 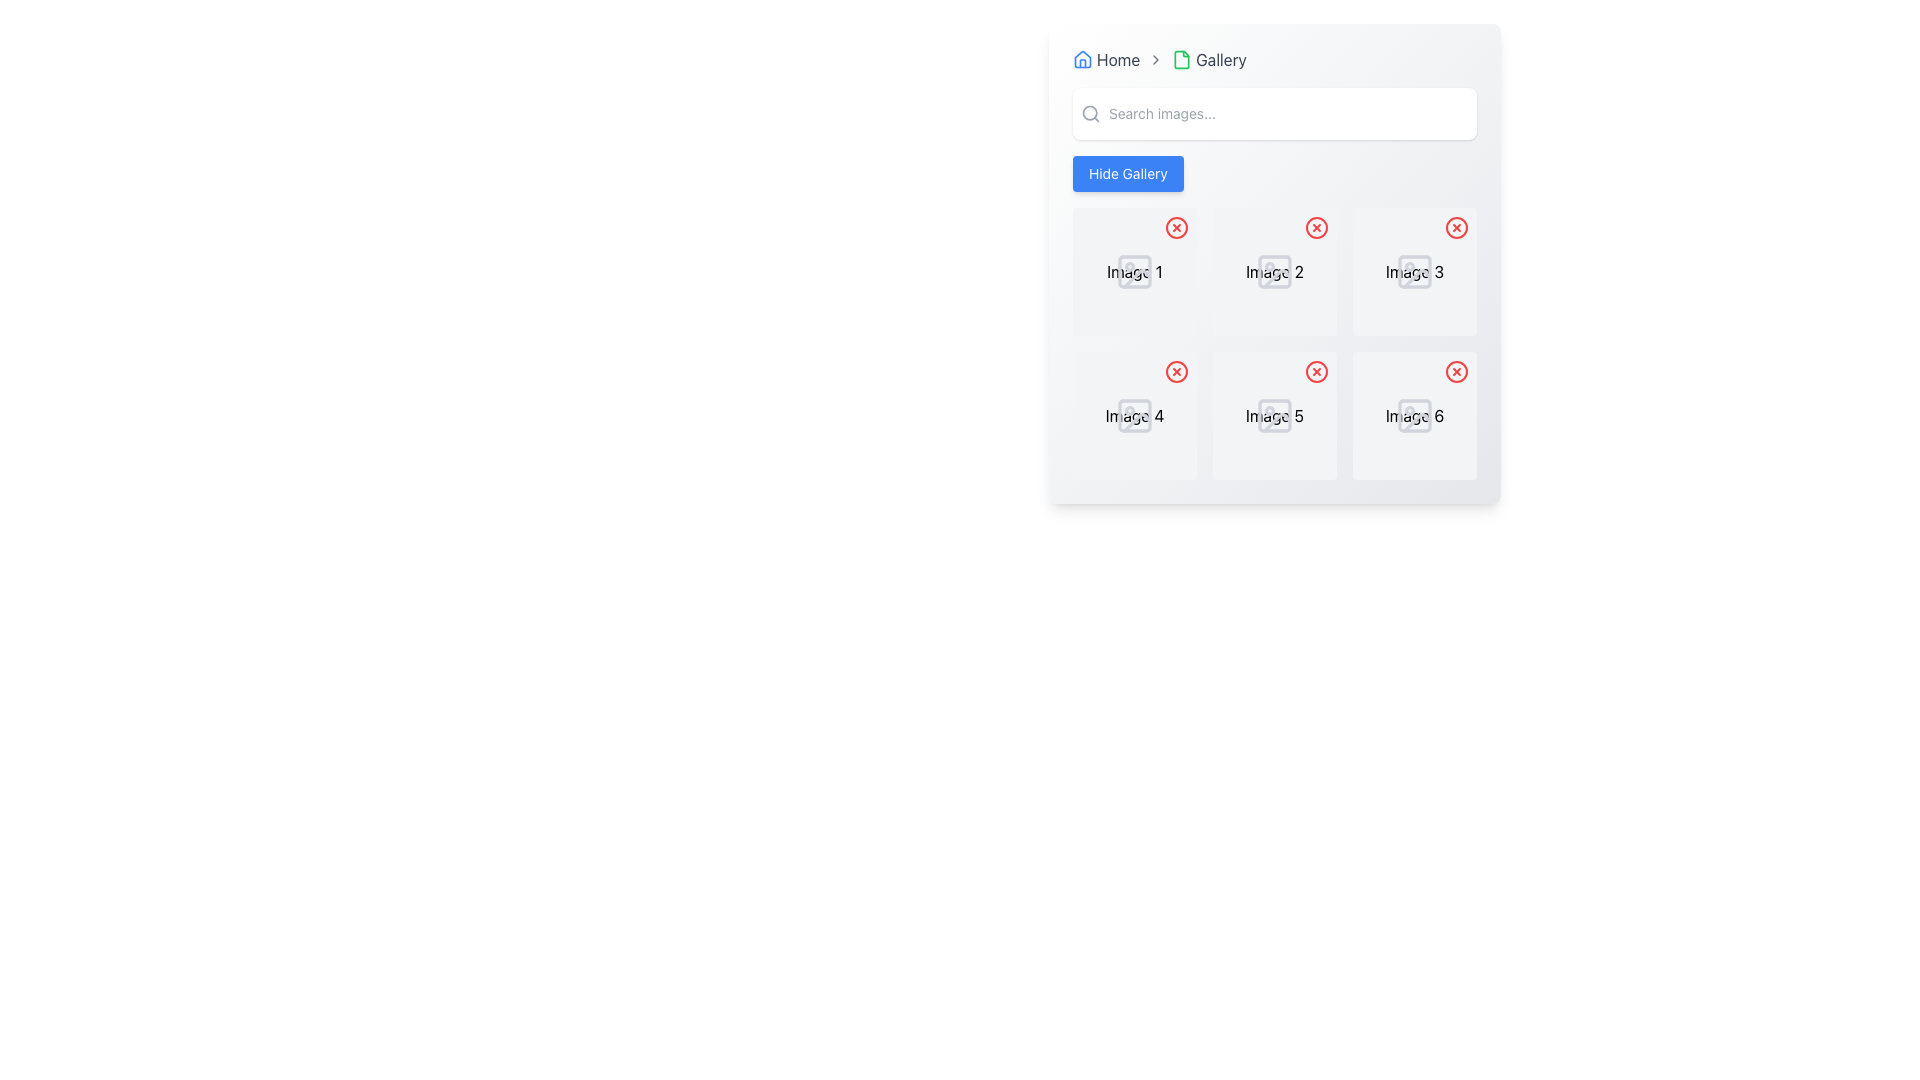 I want to click on the graphical frame that organizes the contents of the 'Image 6' icon located in the bottom-right of a 2x3 grid of image preview elements, so click(x=1414, y=415).